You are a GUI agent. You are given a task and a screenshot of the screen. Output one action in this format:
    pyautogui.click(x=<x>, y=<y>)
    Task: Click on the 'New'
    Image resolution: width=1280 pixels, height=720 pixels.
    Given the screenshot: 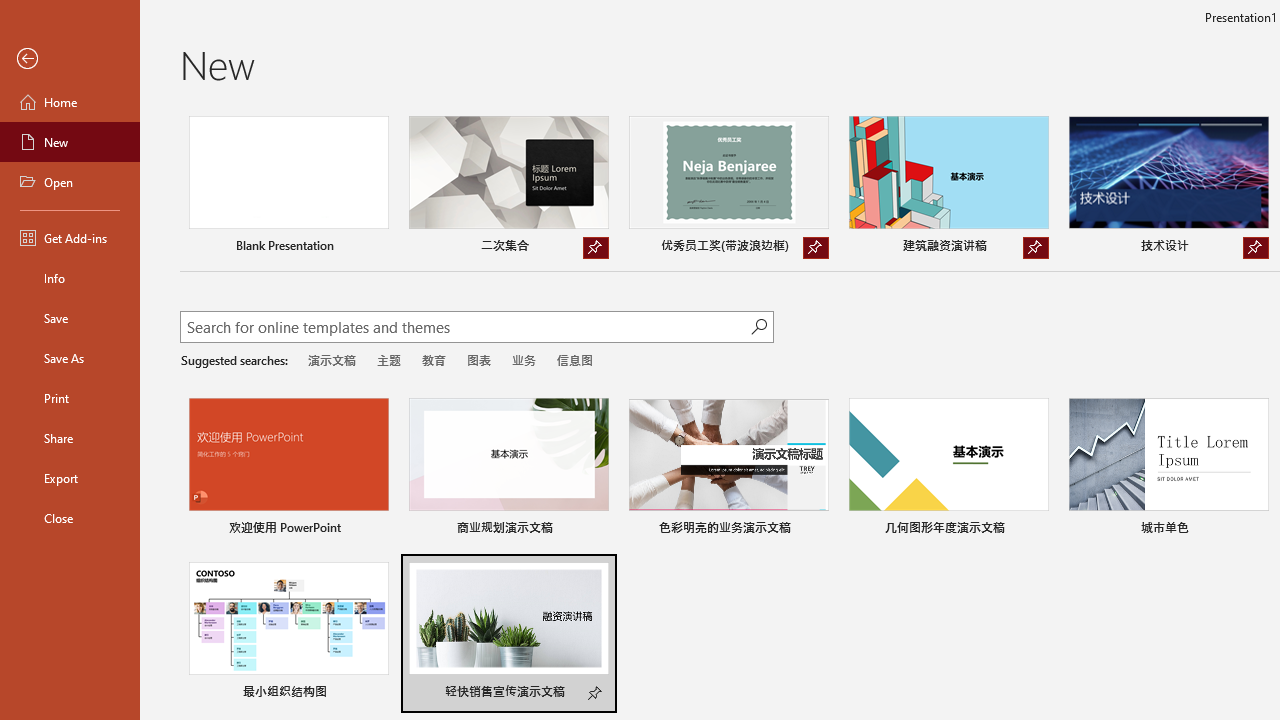 What is the action you would take?
    pyautogui.click(x=69, y=140)
    